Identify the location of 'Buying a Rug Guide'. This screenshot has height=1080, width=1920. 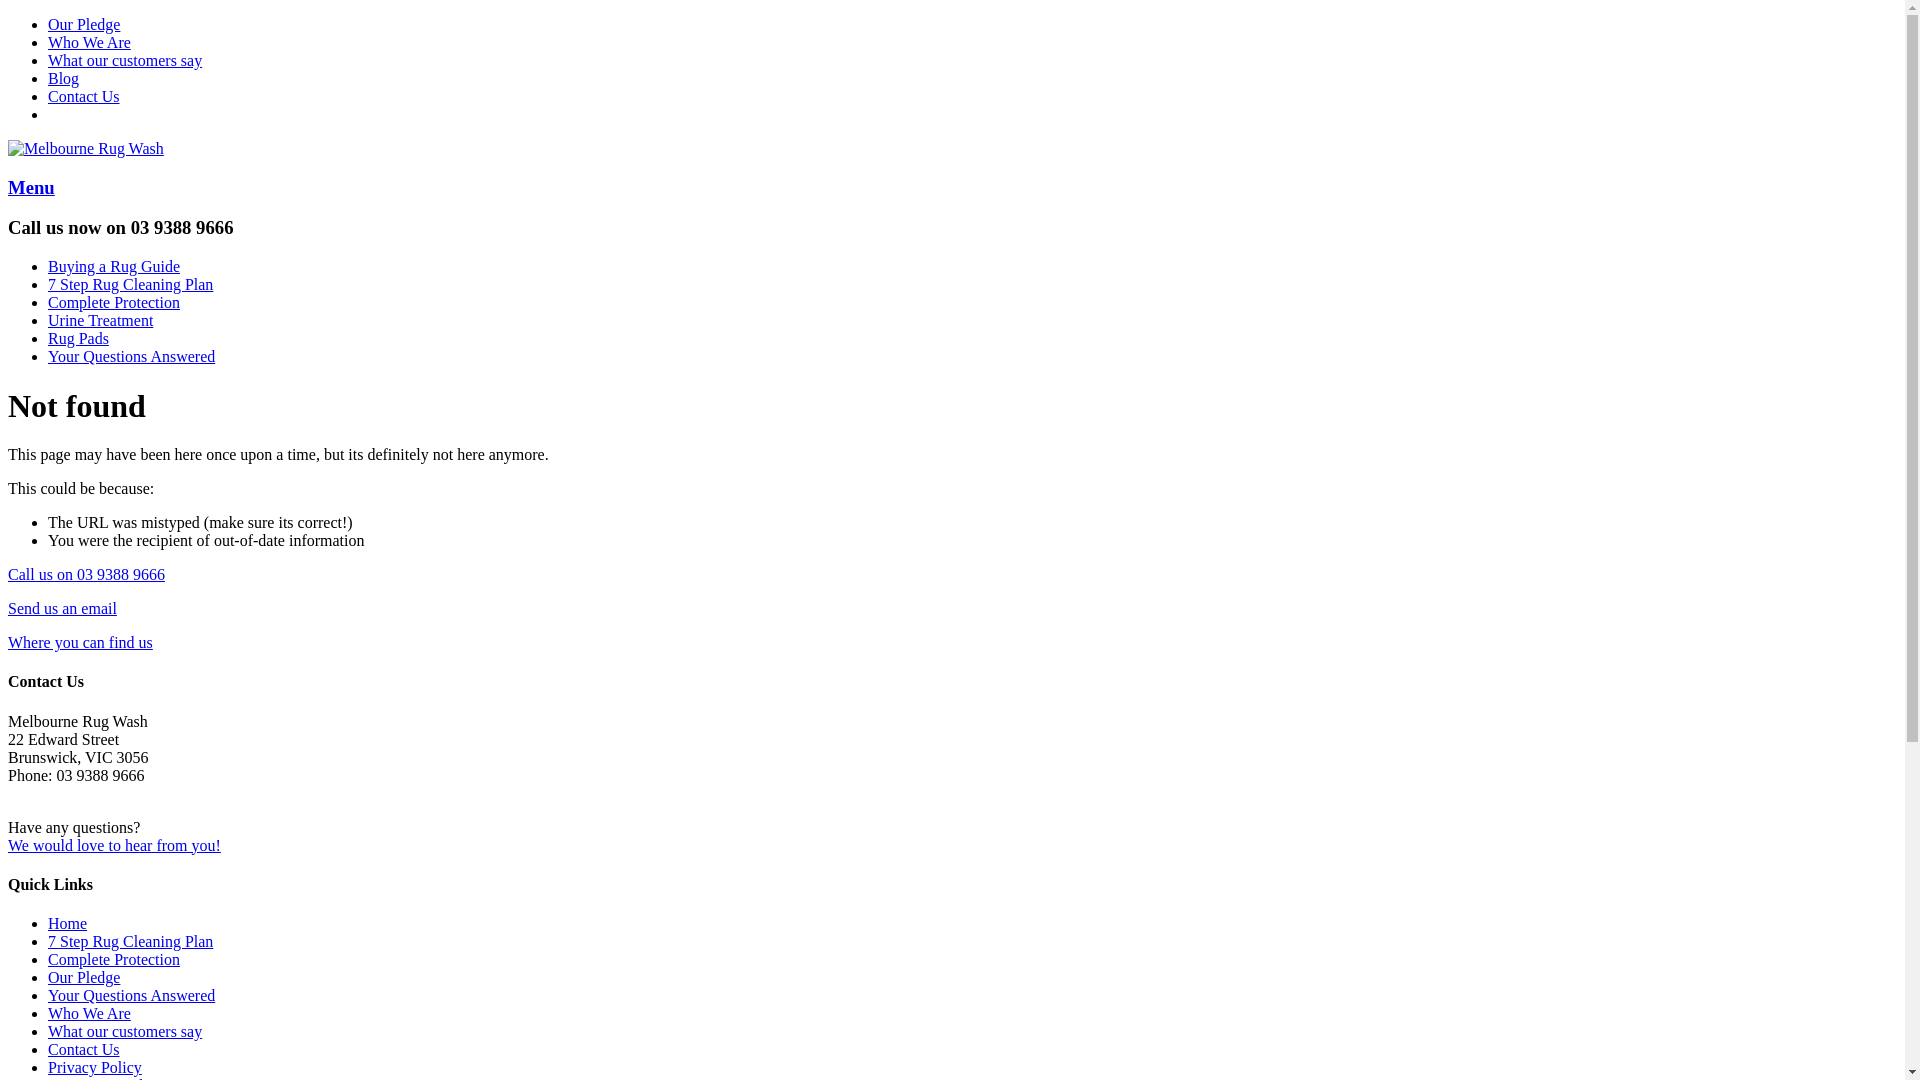
(113, 265).